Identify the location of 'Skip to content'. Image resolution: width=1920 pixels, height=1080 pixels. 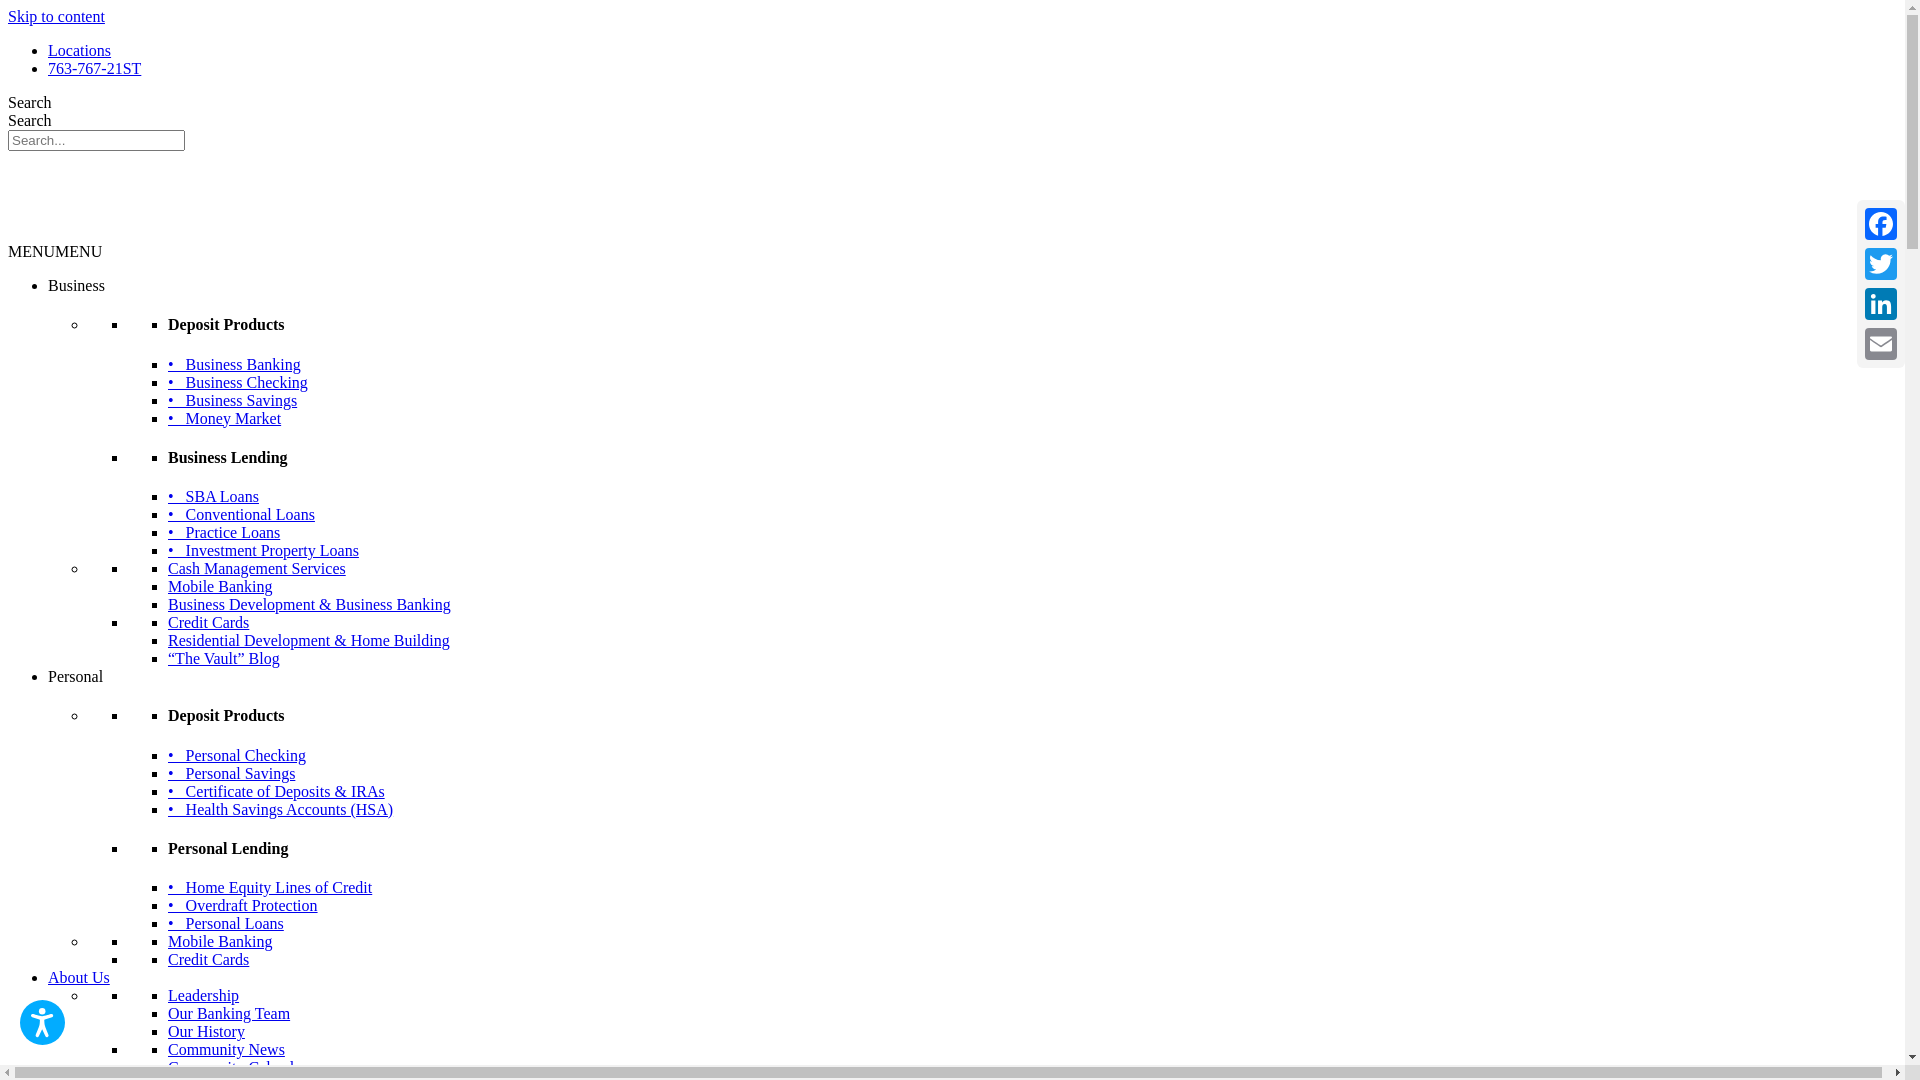
(56, 16).